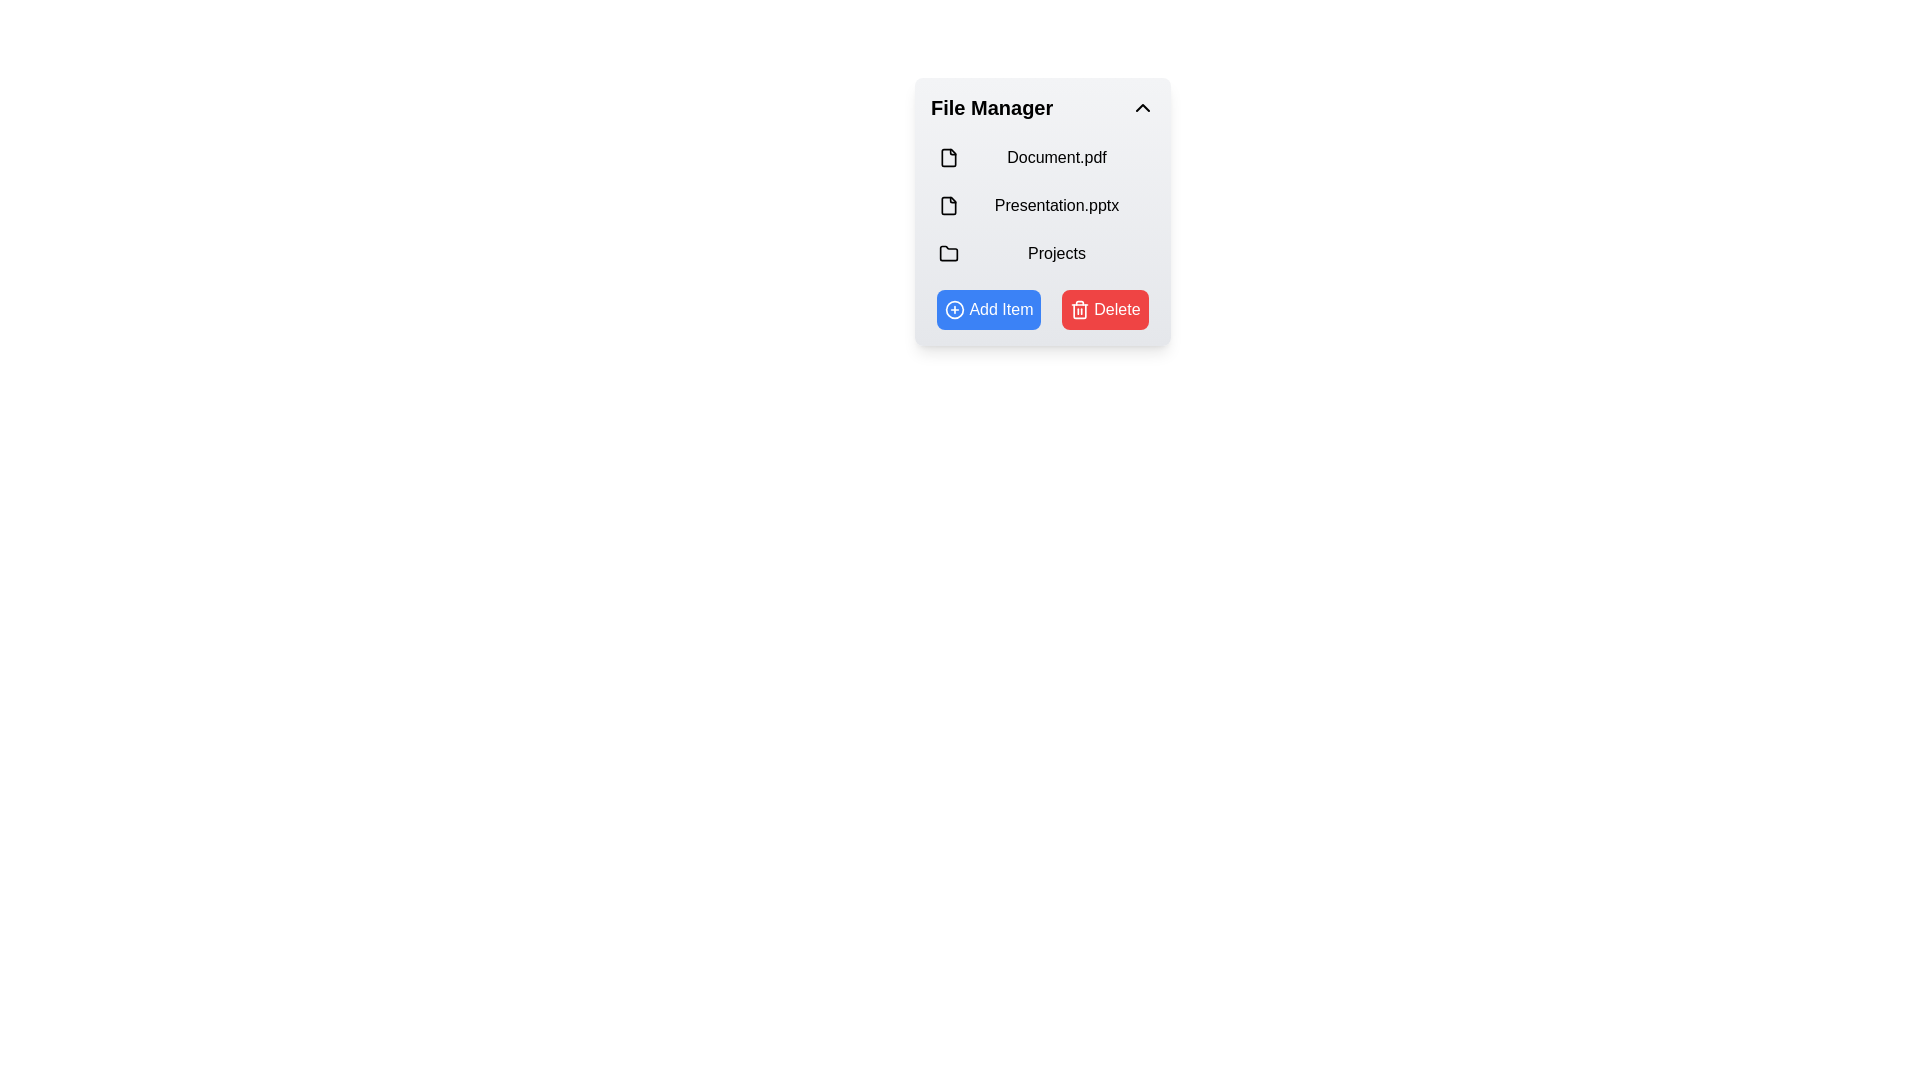 The image size is (1920, 1080). What do you see at coordinates (948, 157) in the screenshot?
I see `the red document icon located next to the text 'Document.pdf' in the file manager interface as a visual reference for the associated text` at bounding box center [948, 157].